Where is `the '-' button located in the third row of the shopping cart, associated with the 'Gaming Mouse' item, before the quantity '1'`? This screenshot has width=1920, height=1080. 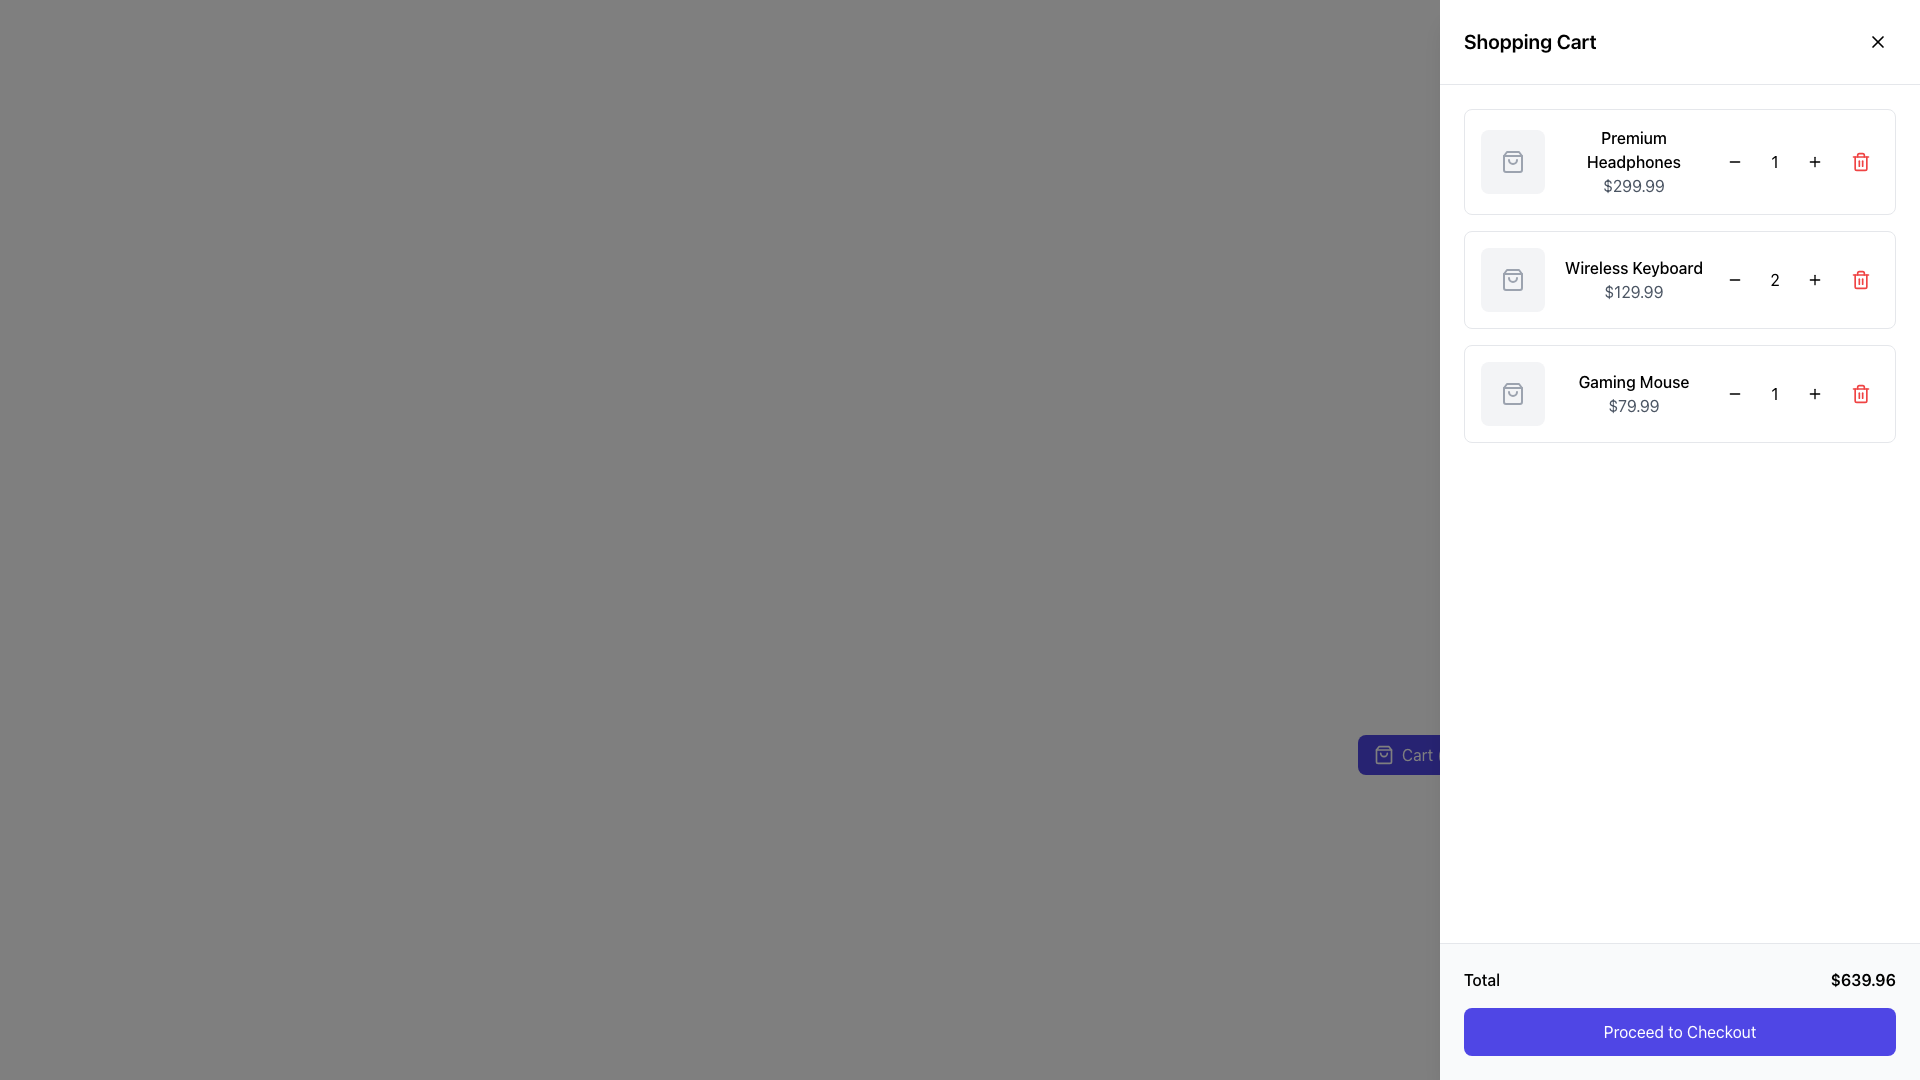 the '-' button located in the third row of the shopping cart, associated with the 'Gaming Mouse' item, before the quantity '1' is located at coordinates (1733, 393).